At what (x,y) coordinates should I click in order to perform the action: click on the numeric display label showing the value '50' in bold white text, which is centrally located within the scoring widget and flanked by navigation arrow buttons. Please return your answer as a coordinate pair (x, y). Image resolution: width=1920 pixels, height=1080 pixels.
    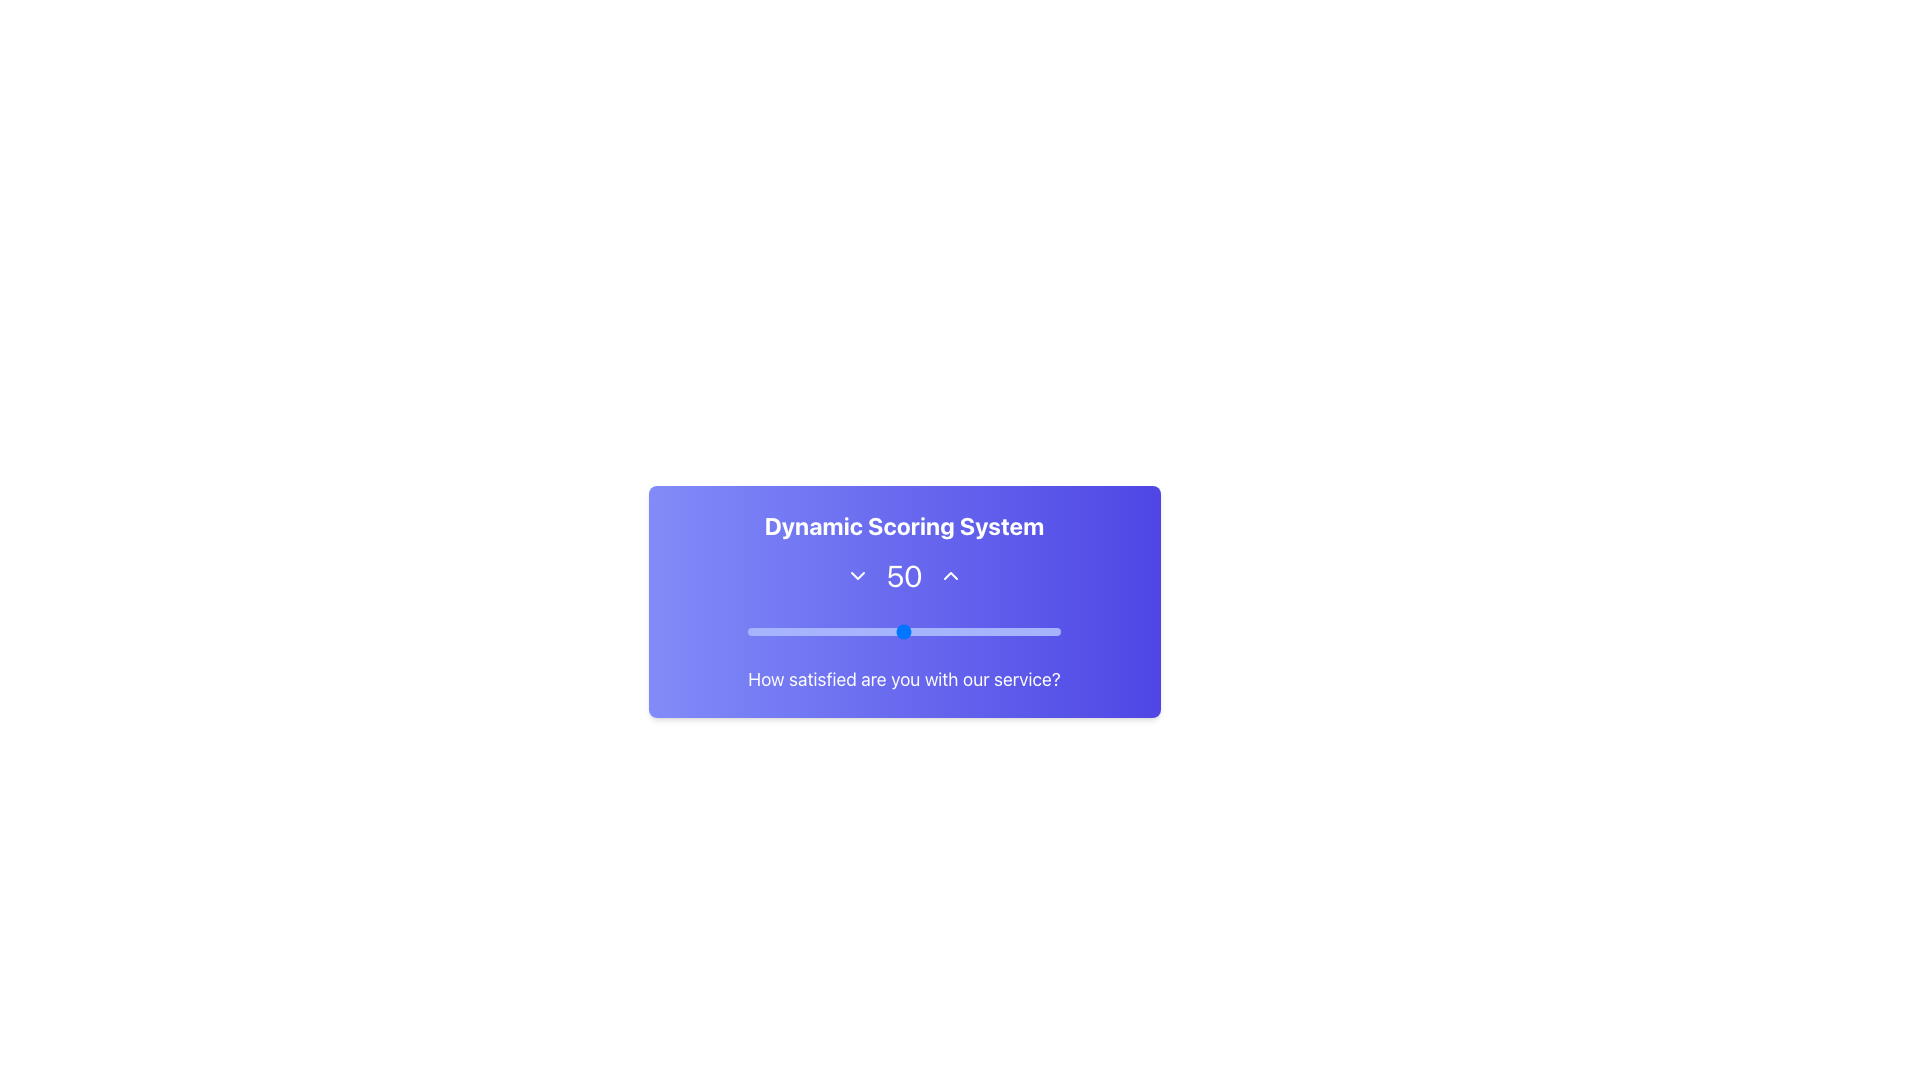
    Looking at the image, I should click on (903, 575).